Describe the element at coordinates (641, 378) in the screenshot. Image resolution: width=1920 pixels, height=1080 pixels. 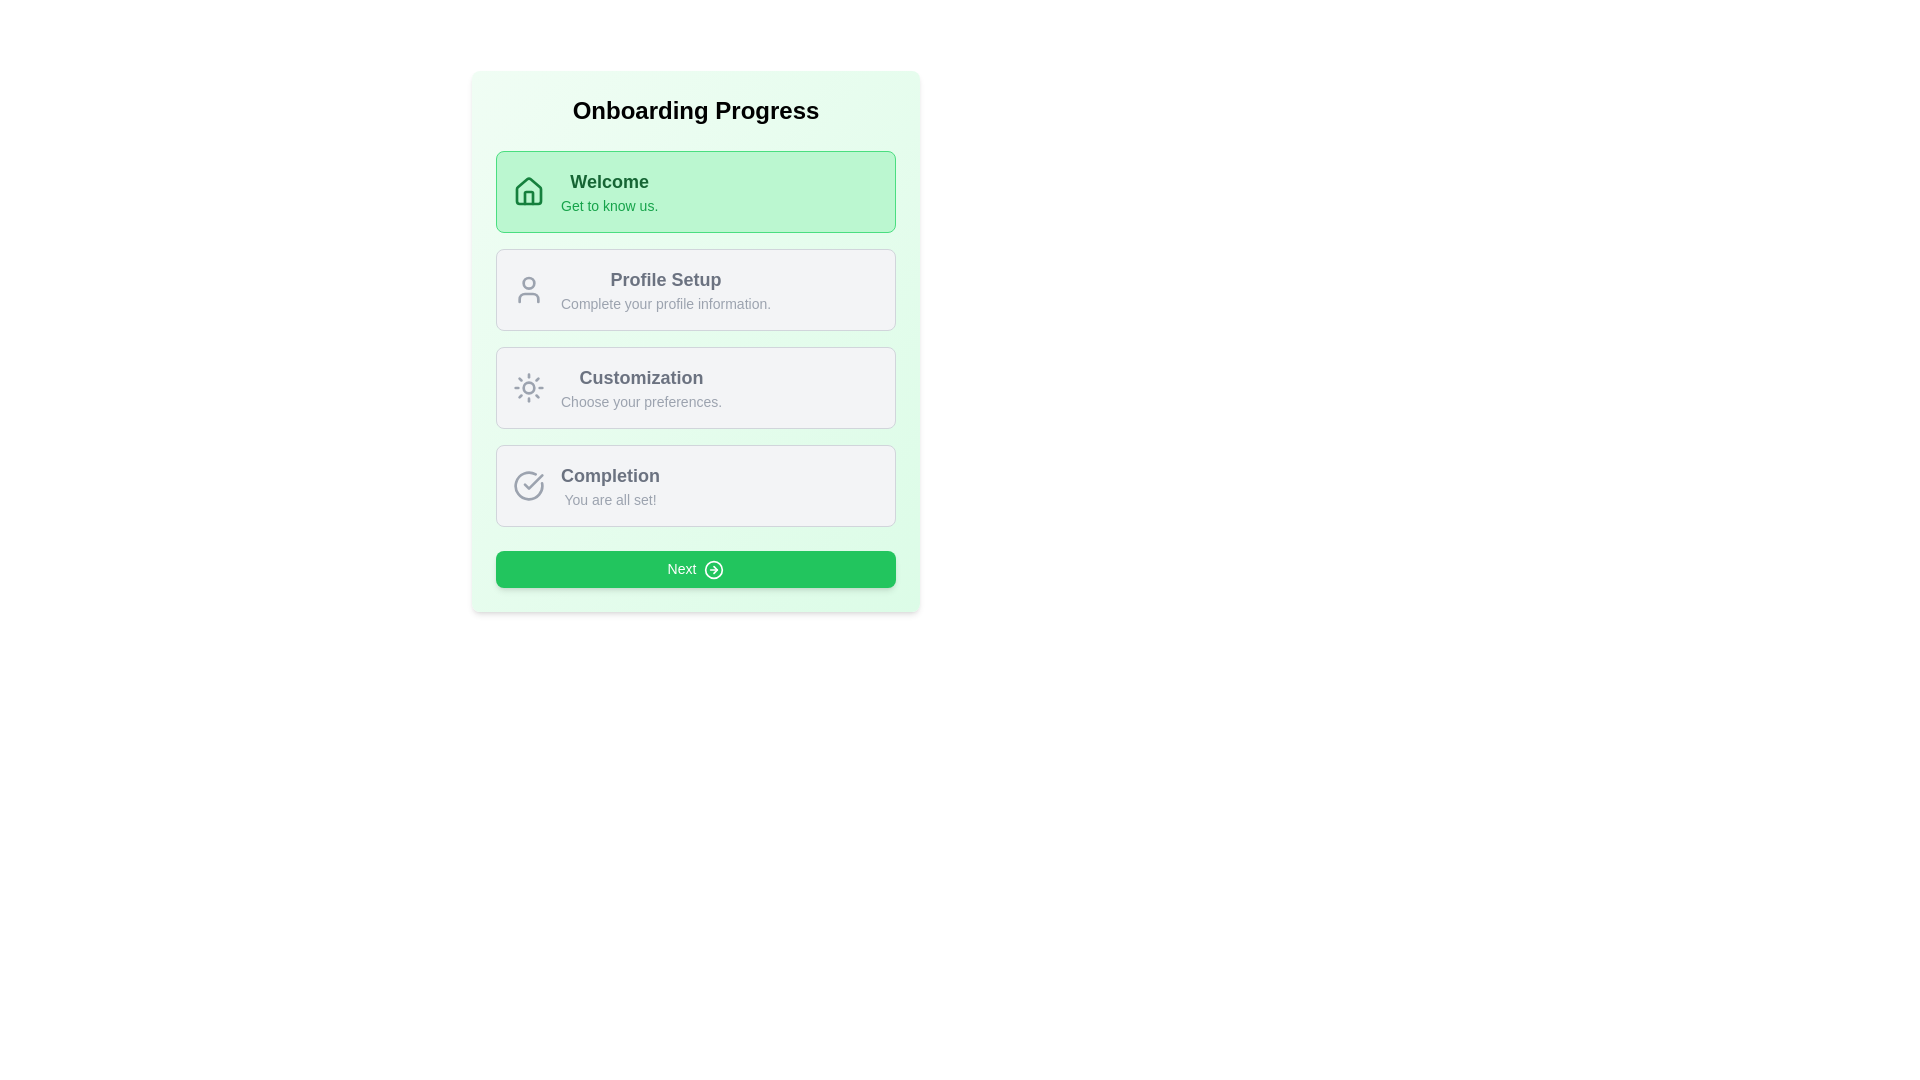
I see `the 'Customization' text label, which is a prominent section header in the onboarding progress panel, displayed in a larger bold font and gray color` at that location.